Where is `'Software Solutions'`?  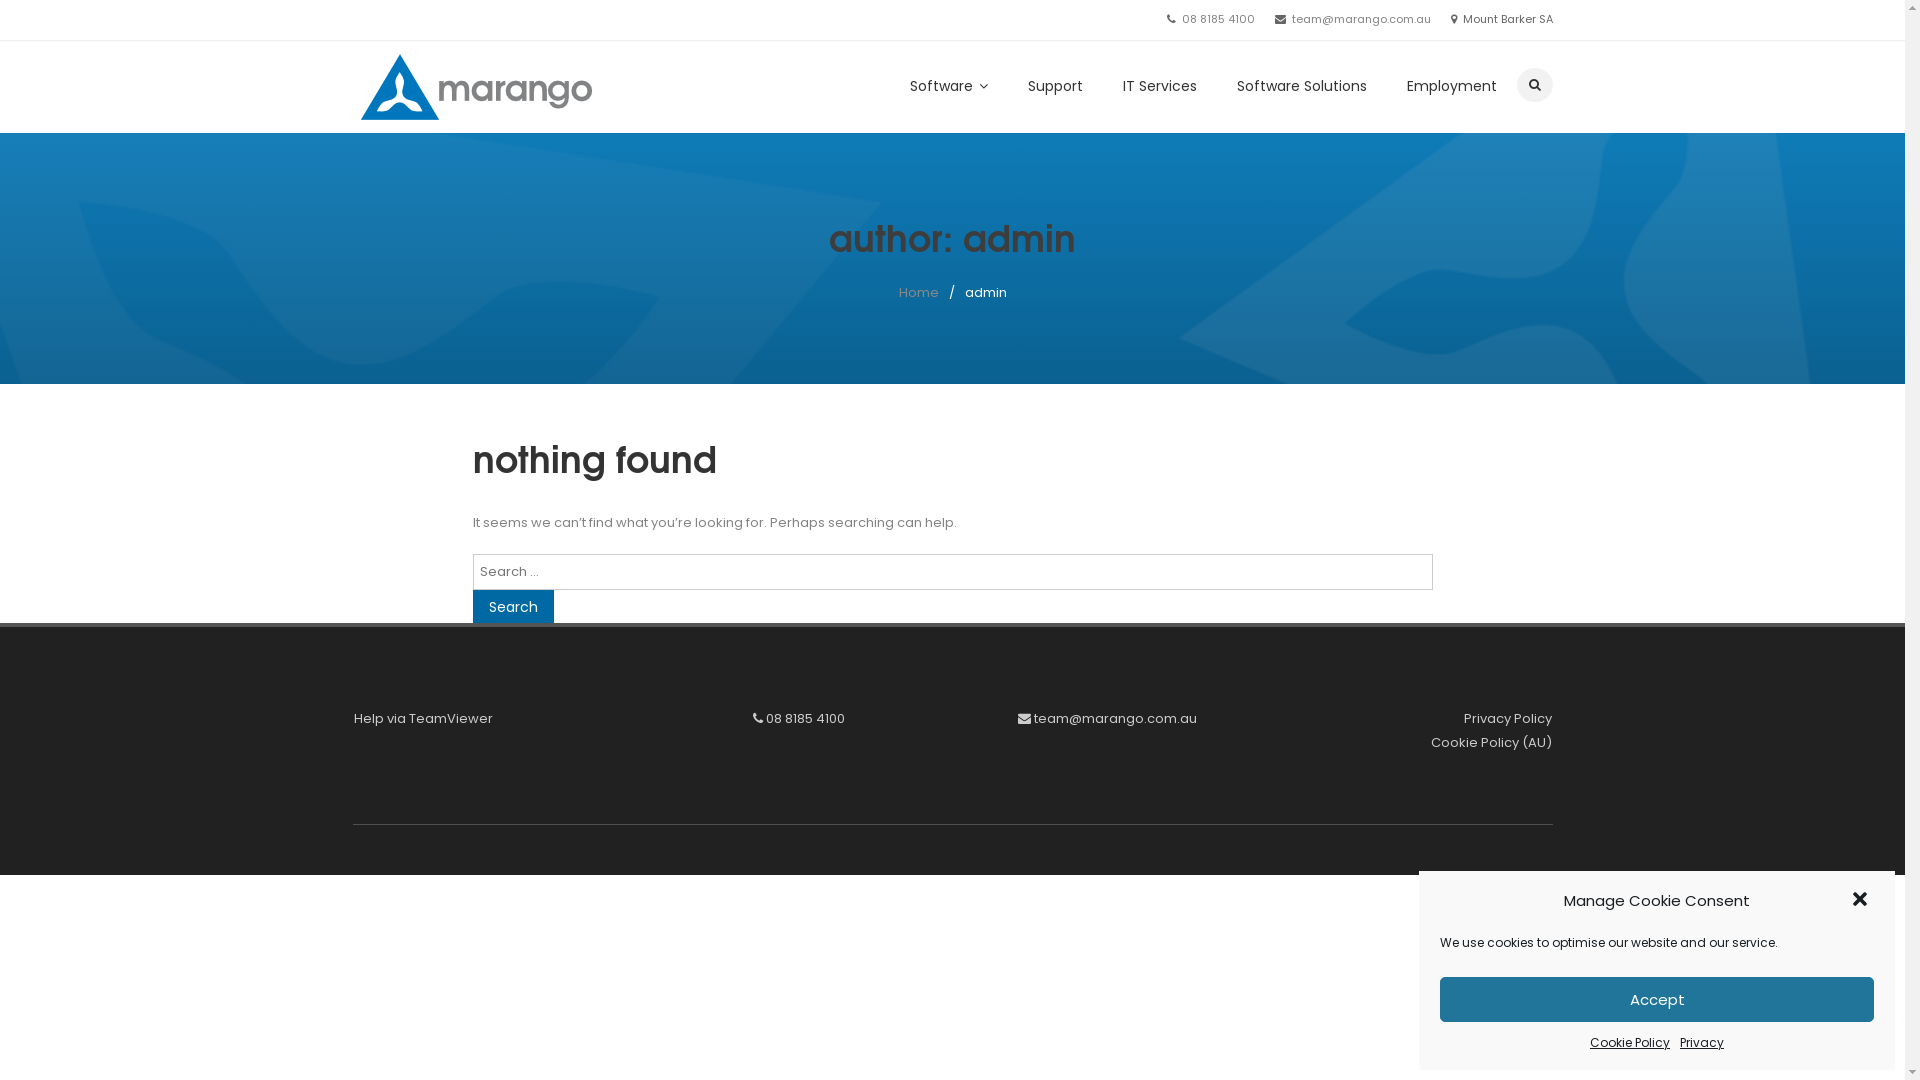
'Software Solutions' is located at coordinates (1300, 84).